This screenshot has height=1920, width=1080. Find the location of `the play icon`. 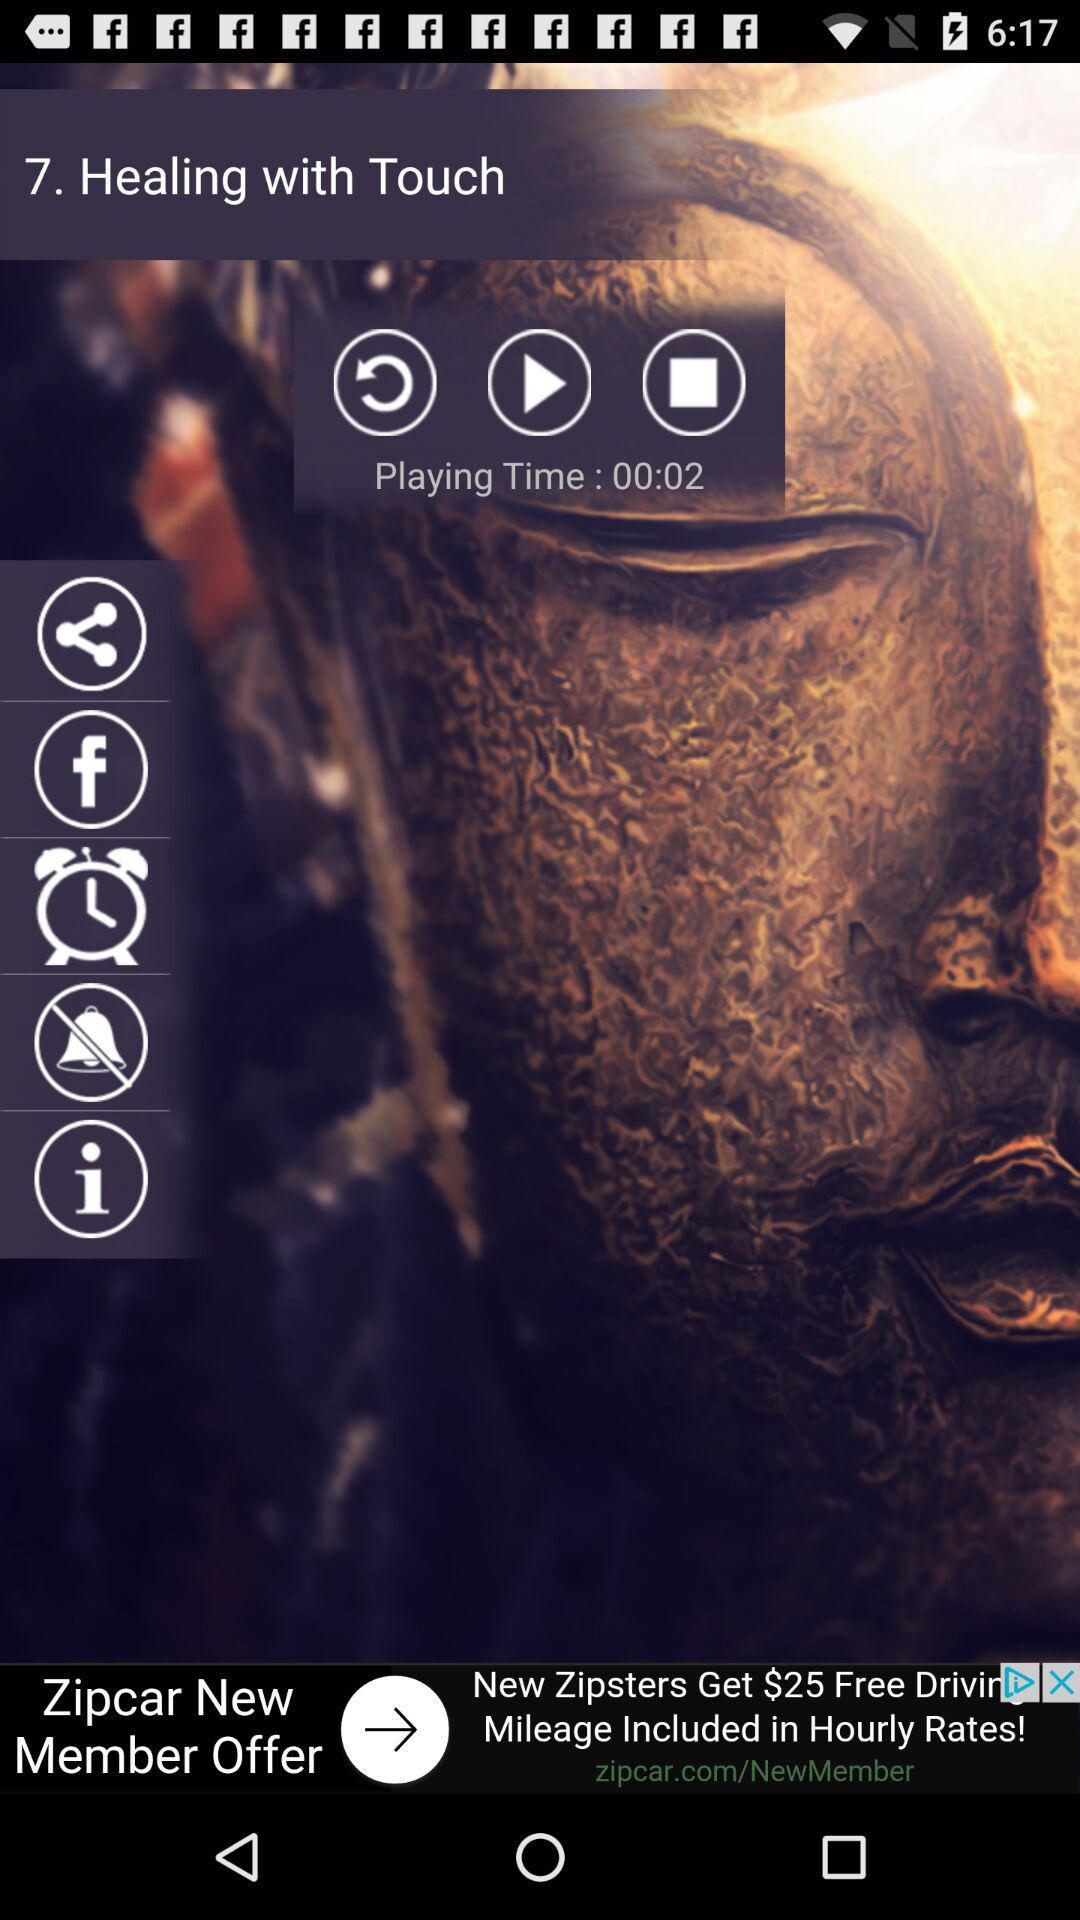

the play icon is located at coordinates (538, 408).